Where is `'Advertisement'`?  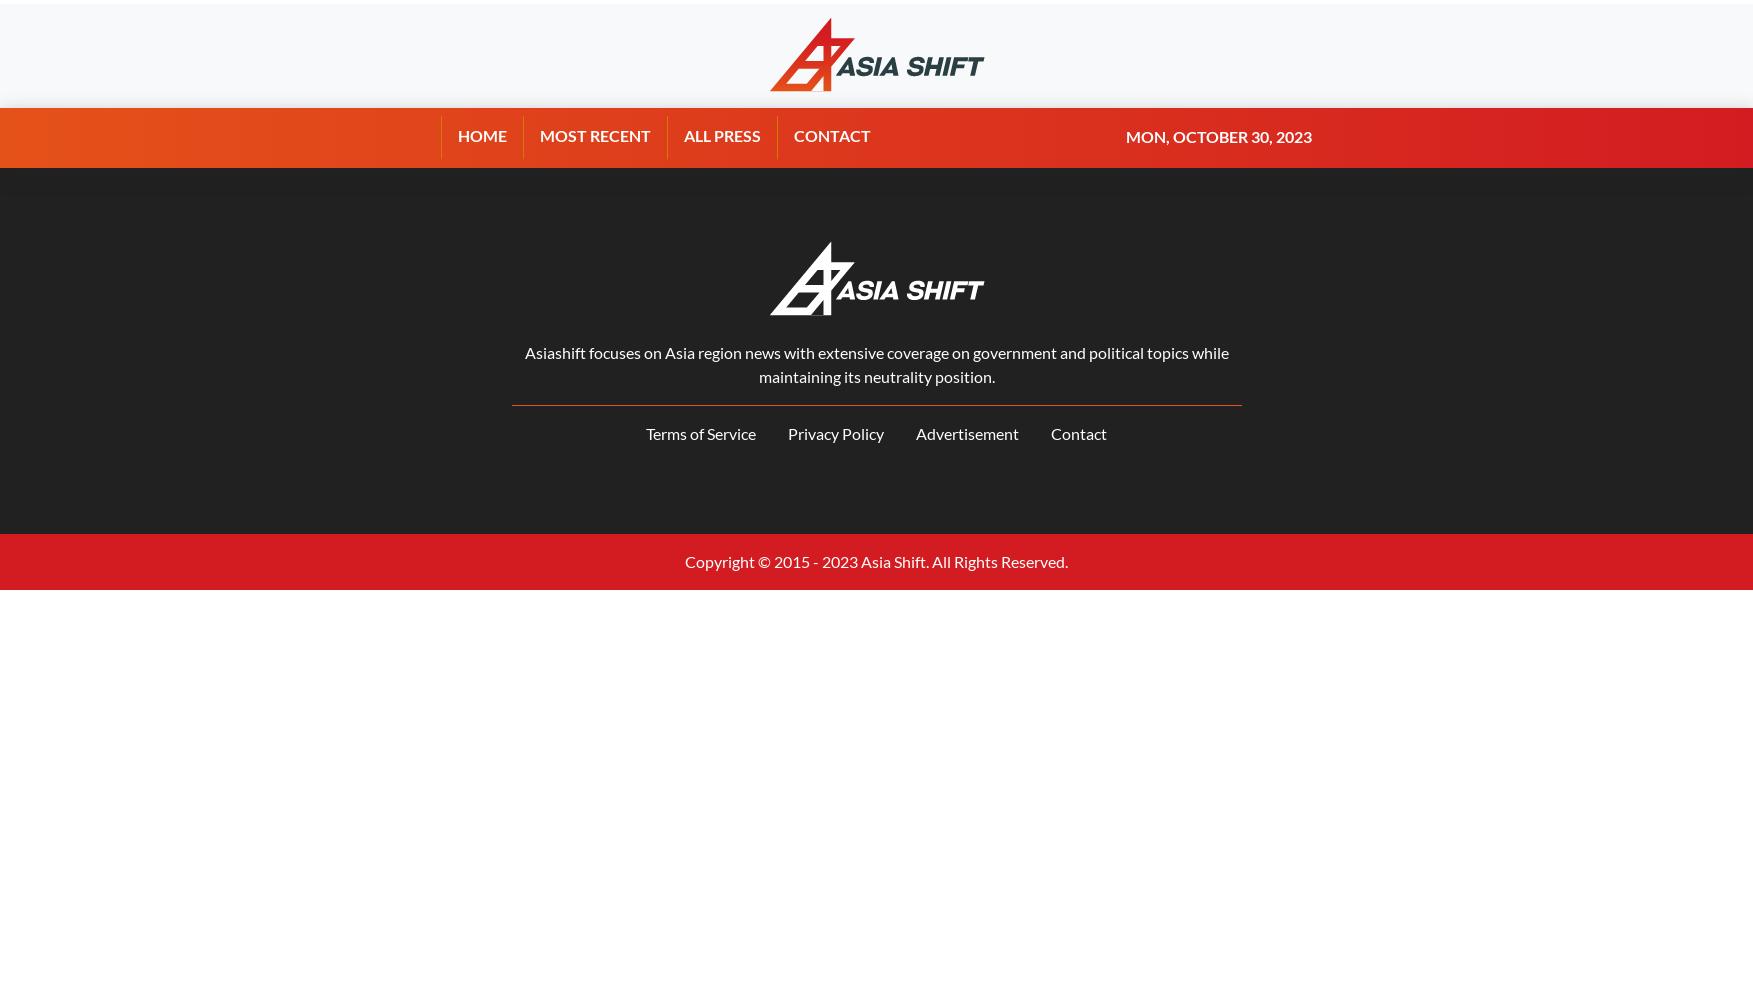 'Advertisement' is located at coordinates (967, 433).